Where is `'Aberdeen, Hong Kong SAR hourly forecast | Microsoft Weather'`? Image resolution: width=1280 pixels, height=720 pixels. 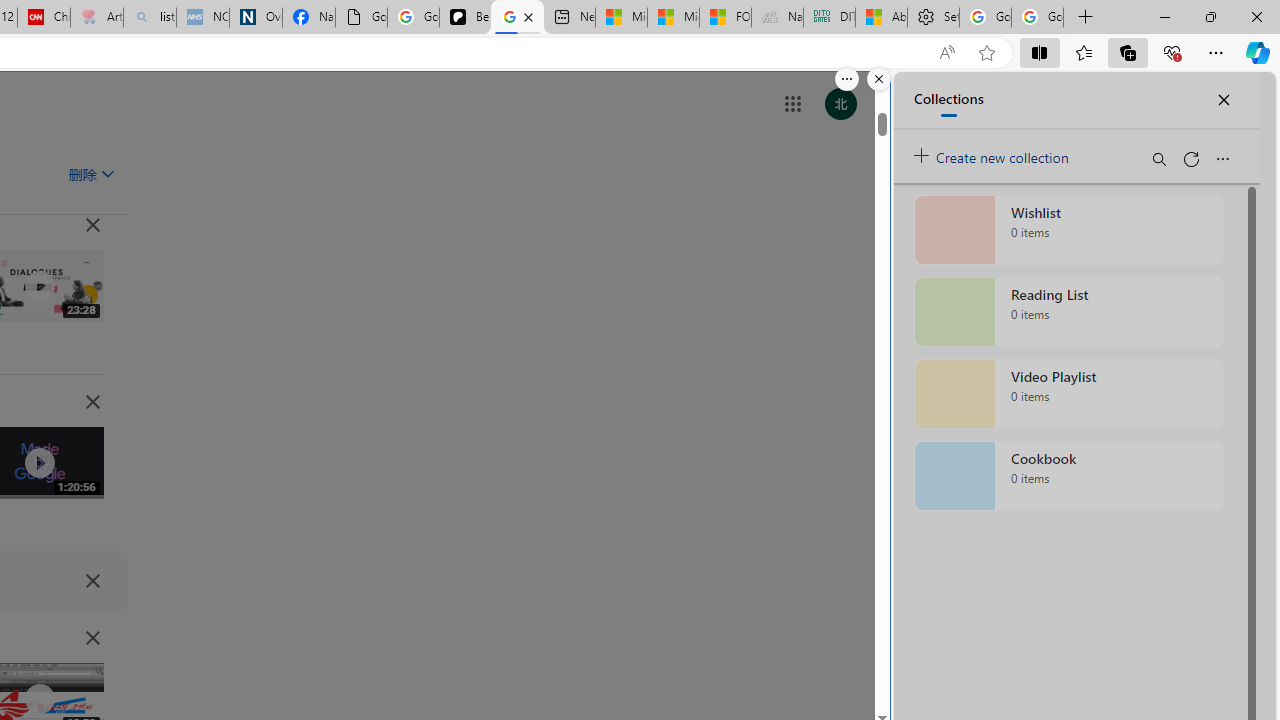 'Aberdeen, Hong Kong SAR hourly forecast | Microsoft Weather' is located at coordinates (880, 17).